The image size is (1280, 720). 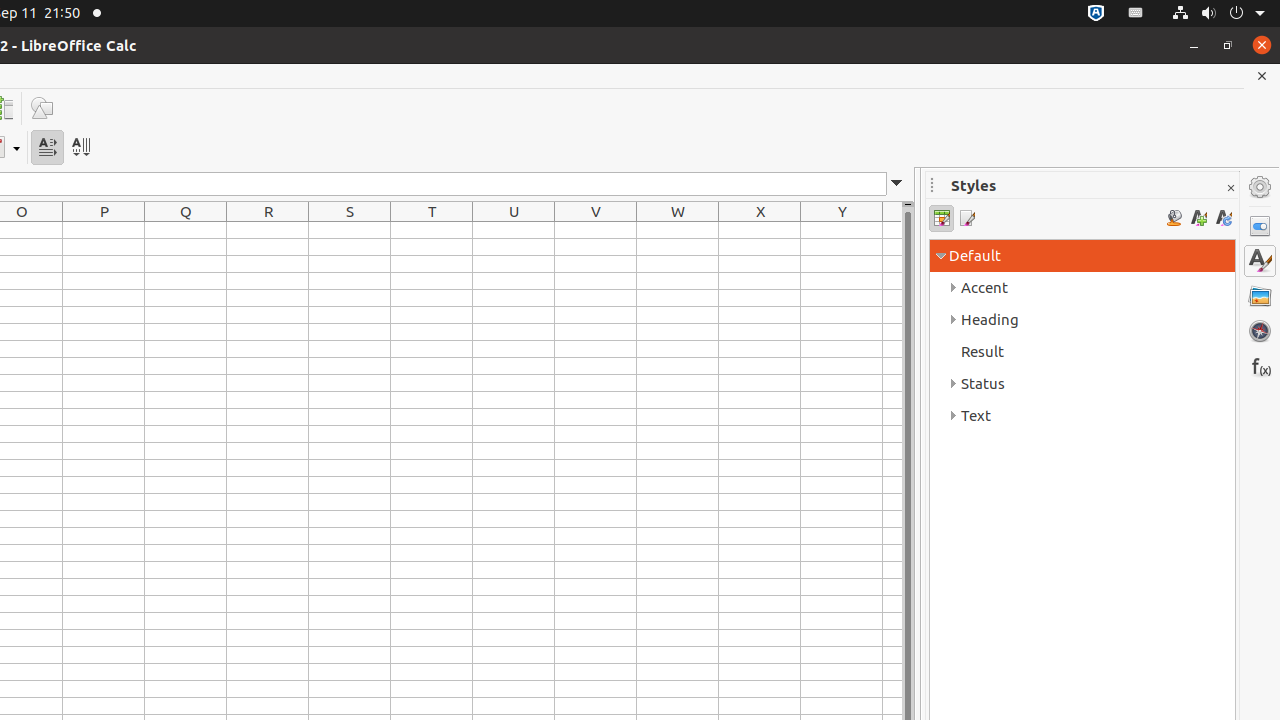 I want to click on 'Gallery', so click(x=1259, y=295).